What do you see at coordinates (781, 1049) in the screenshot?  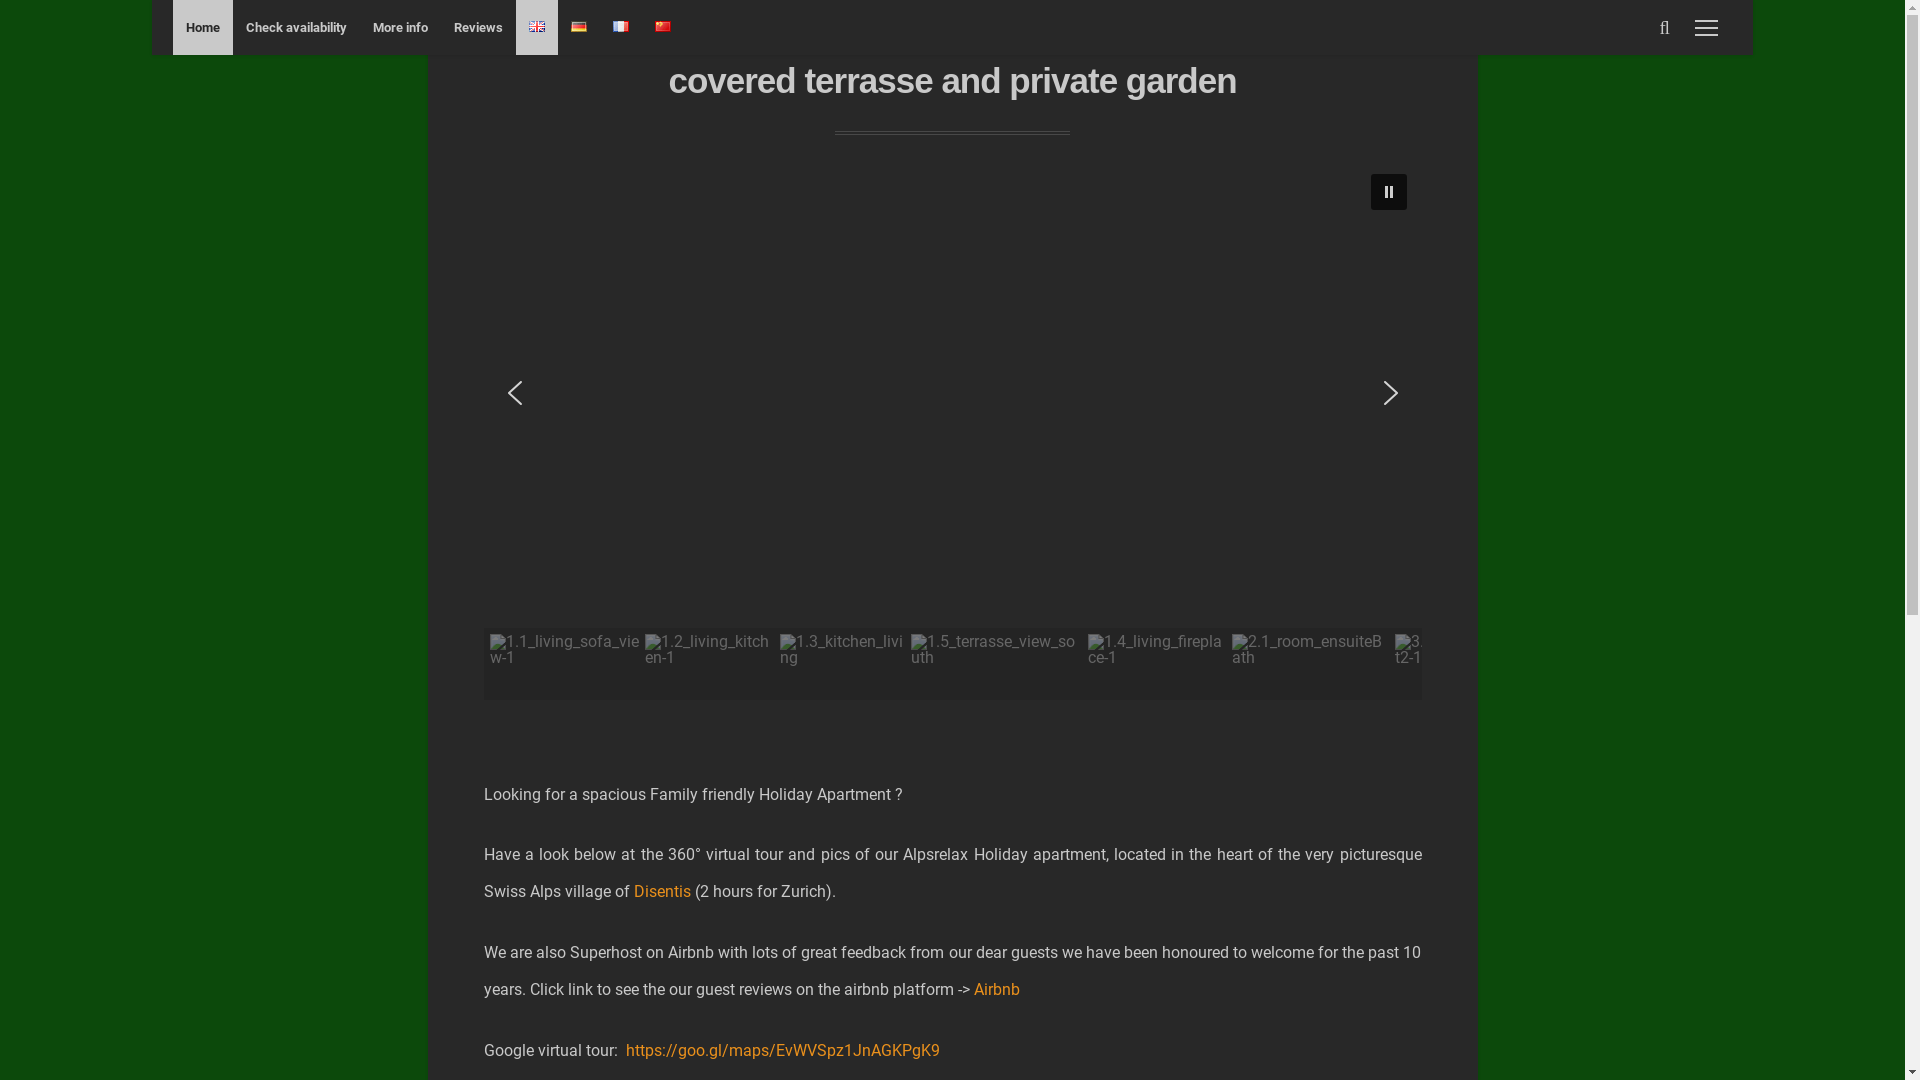 I see `'https://goo.gl/maps/EvWVSpz1JnAGKPgK9'` at bounding box center [781, 1049].